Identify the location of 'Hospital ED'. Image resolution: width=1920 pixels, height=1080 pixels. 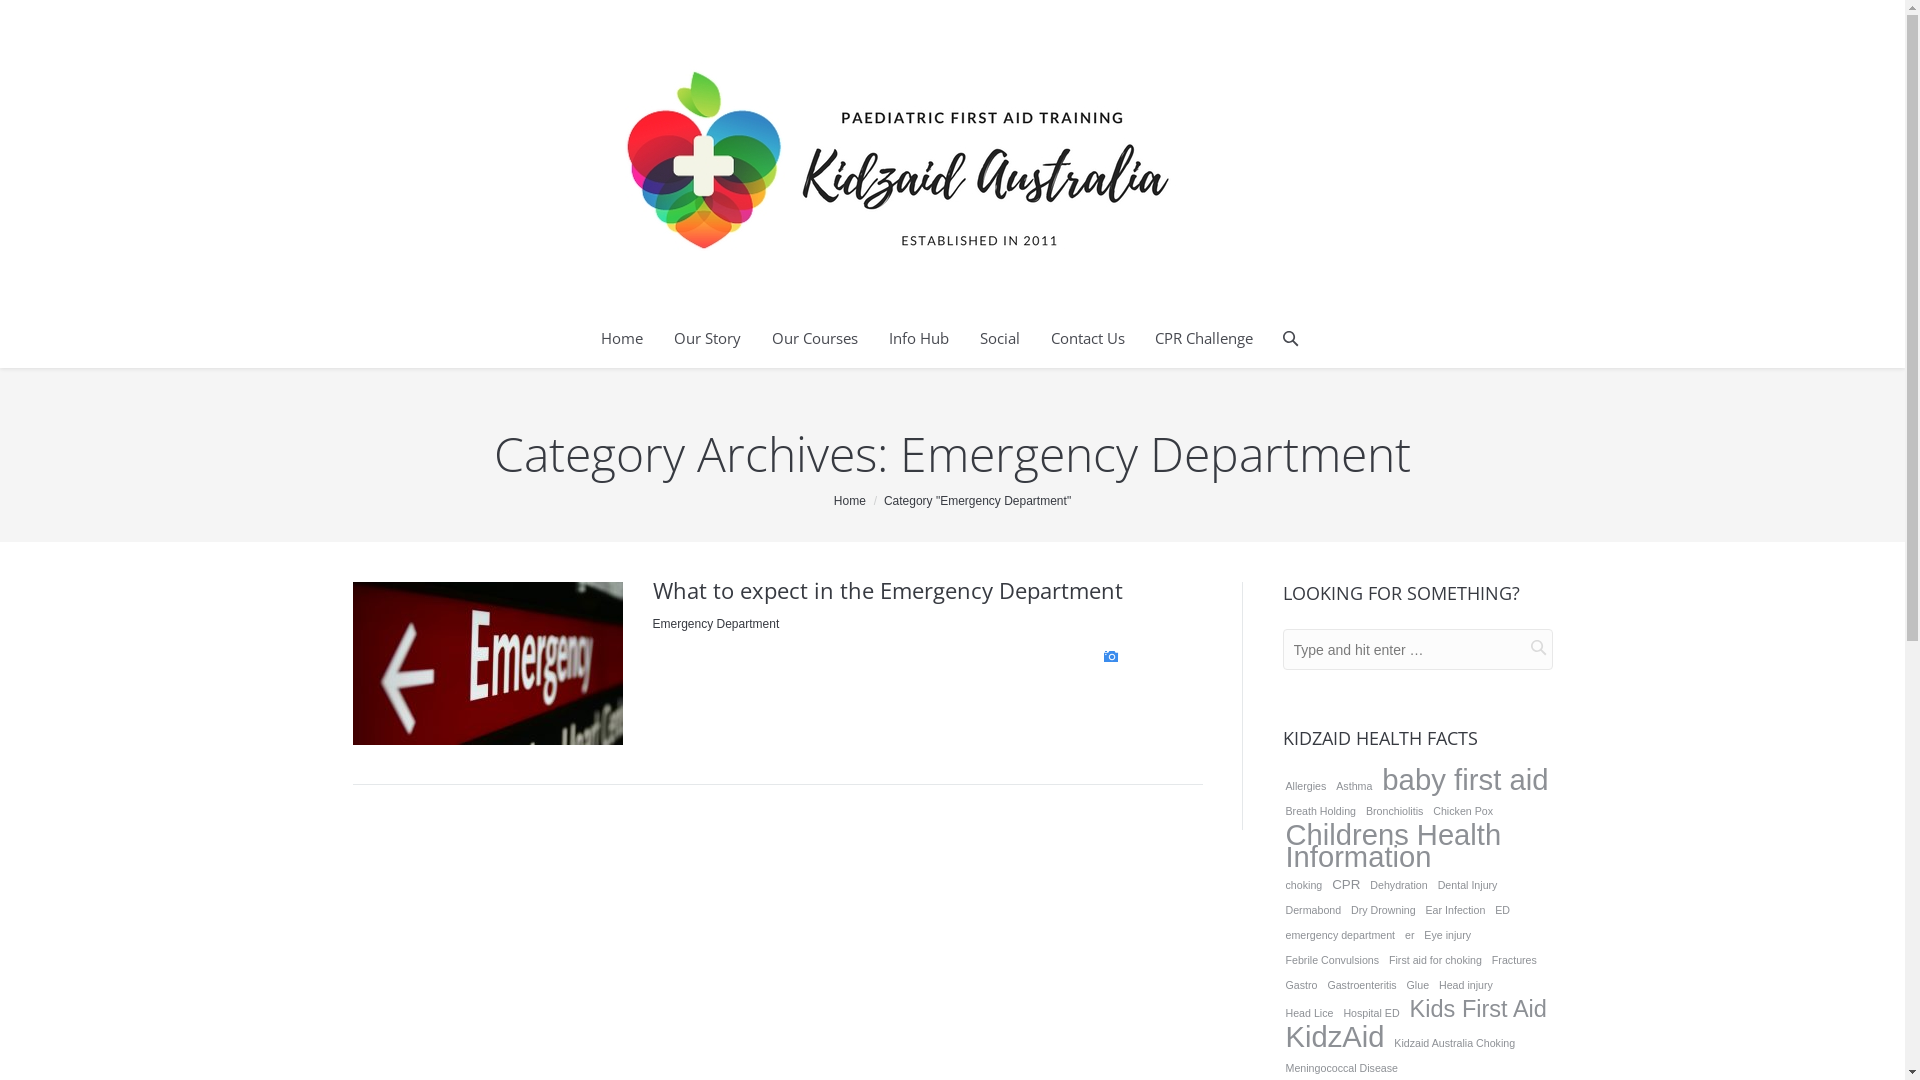
(1370, 1013).